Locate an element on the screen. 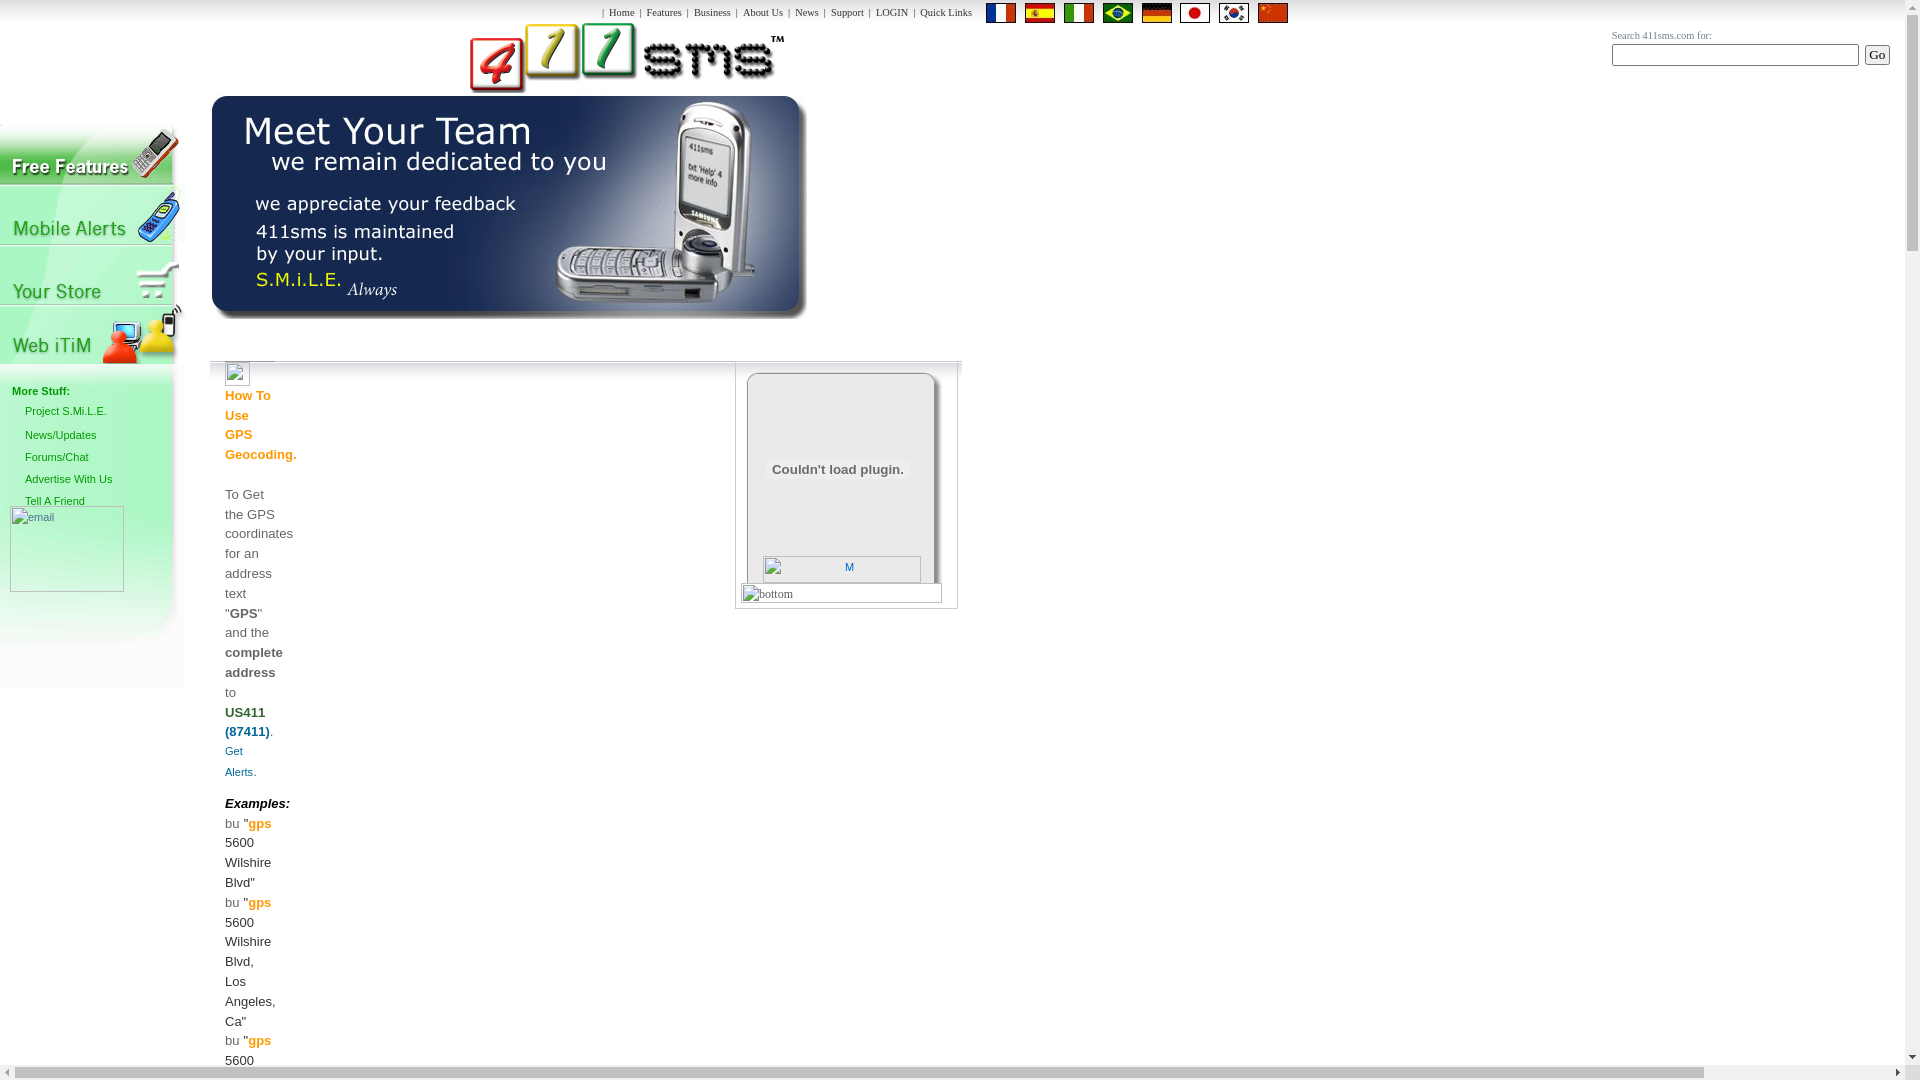  'en|de' is located at coordinates (1156, 12).